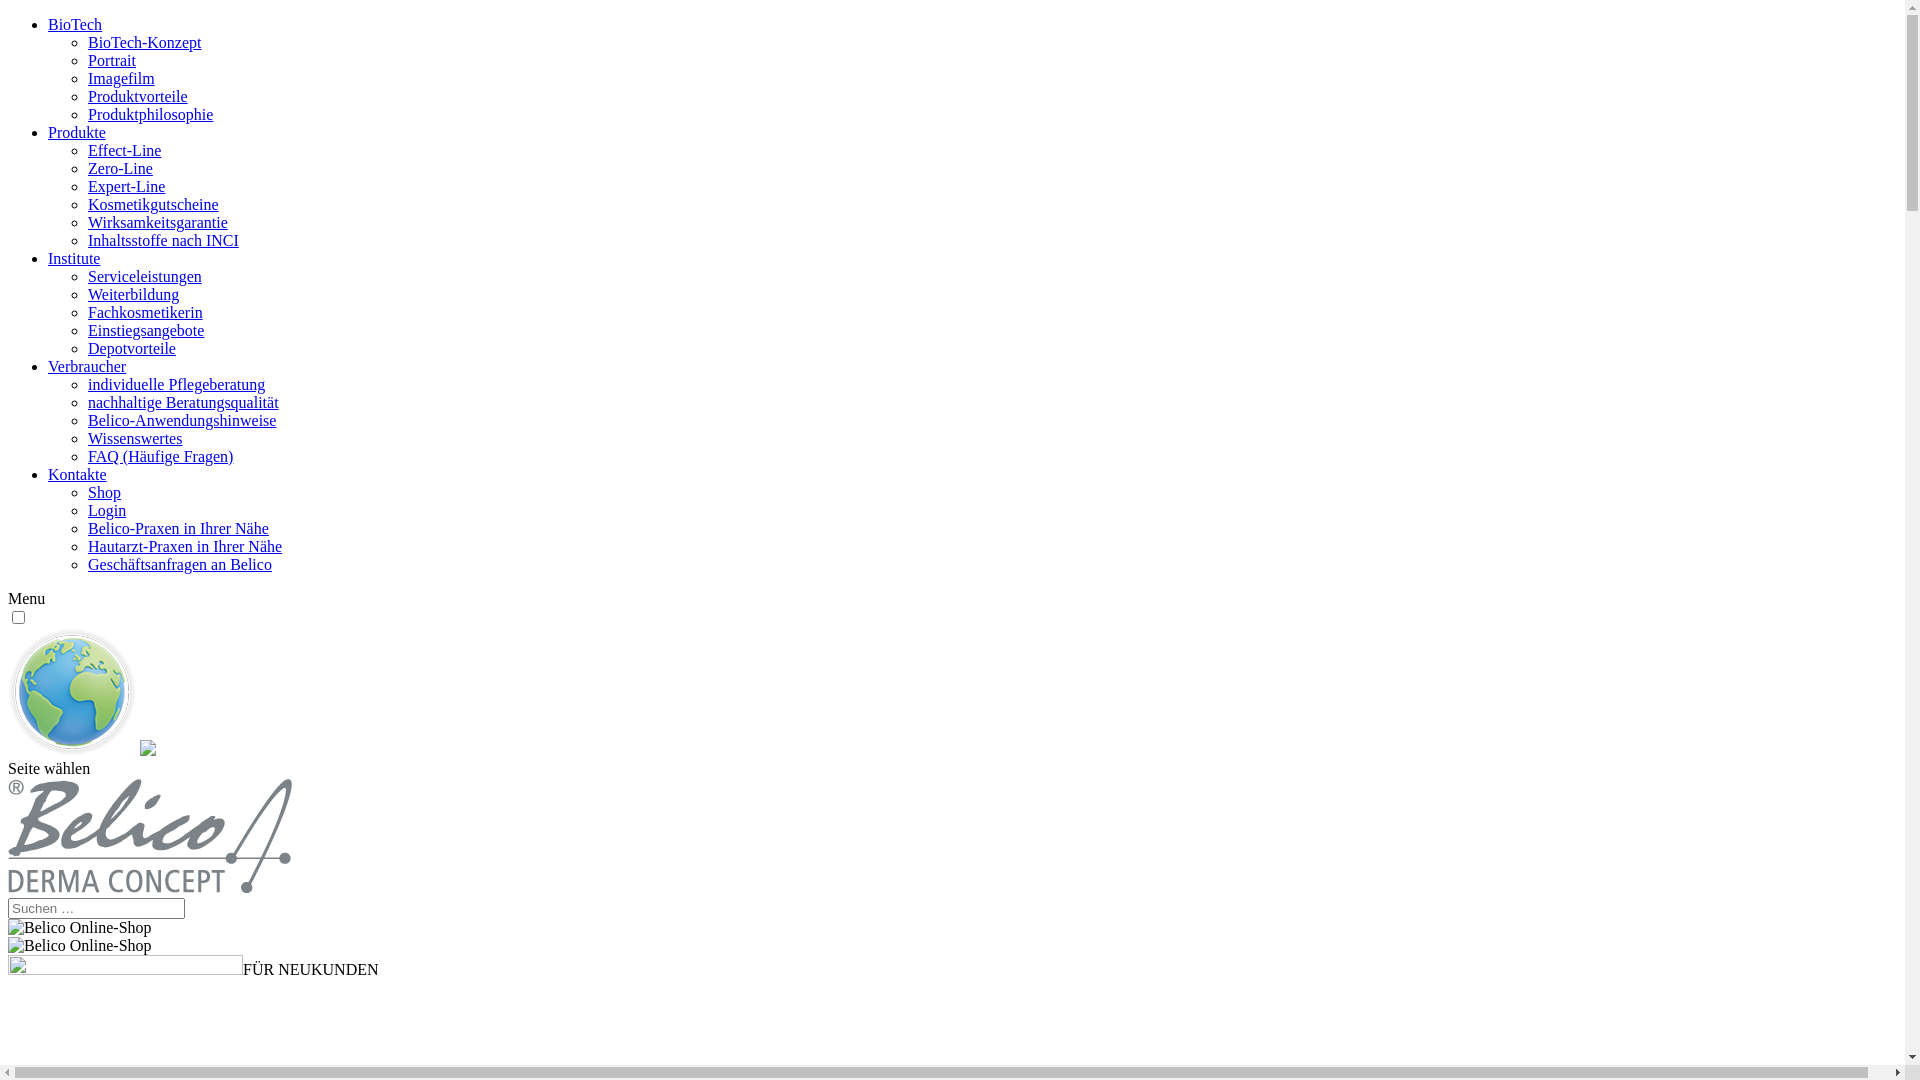  Describe the element at coordinates (73, 257) in the screenshot. I see `'Institute'` at that location.